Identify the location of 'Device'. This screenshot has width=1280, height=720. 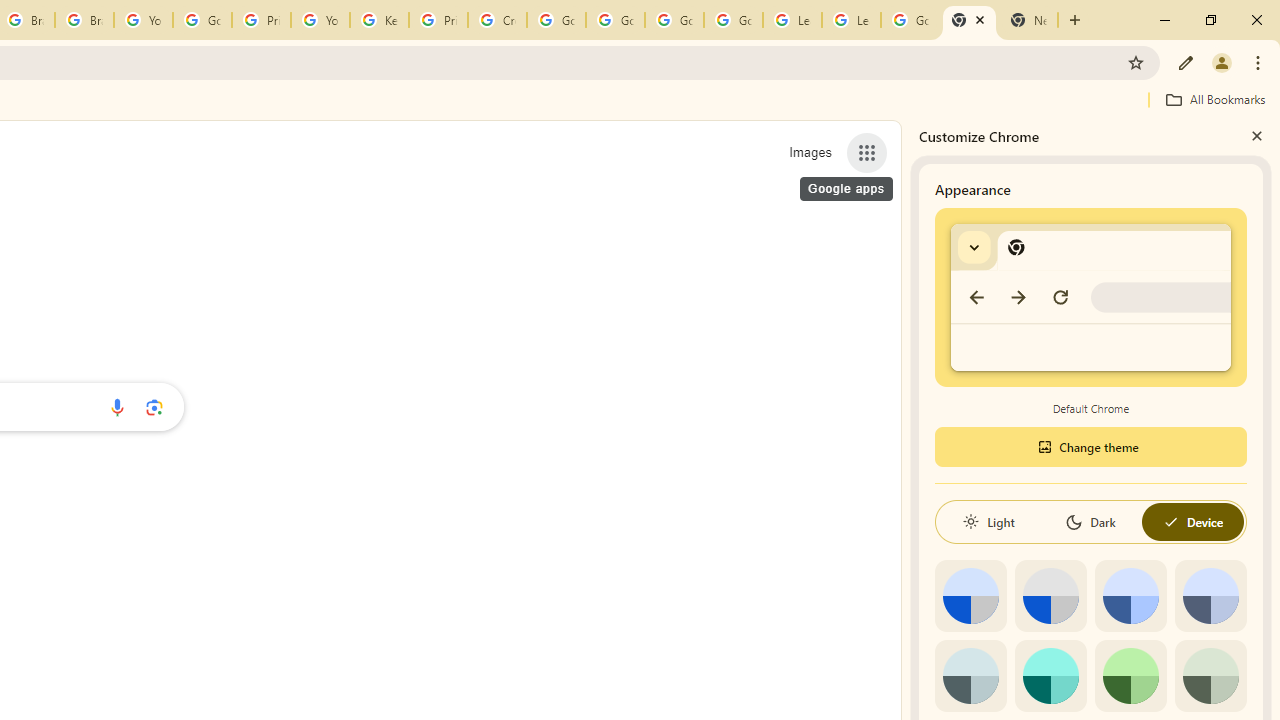
(1192, 521).